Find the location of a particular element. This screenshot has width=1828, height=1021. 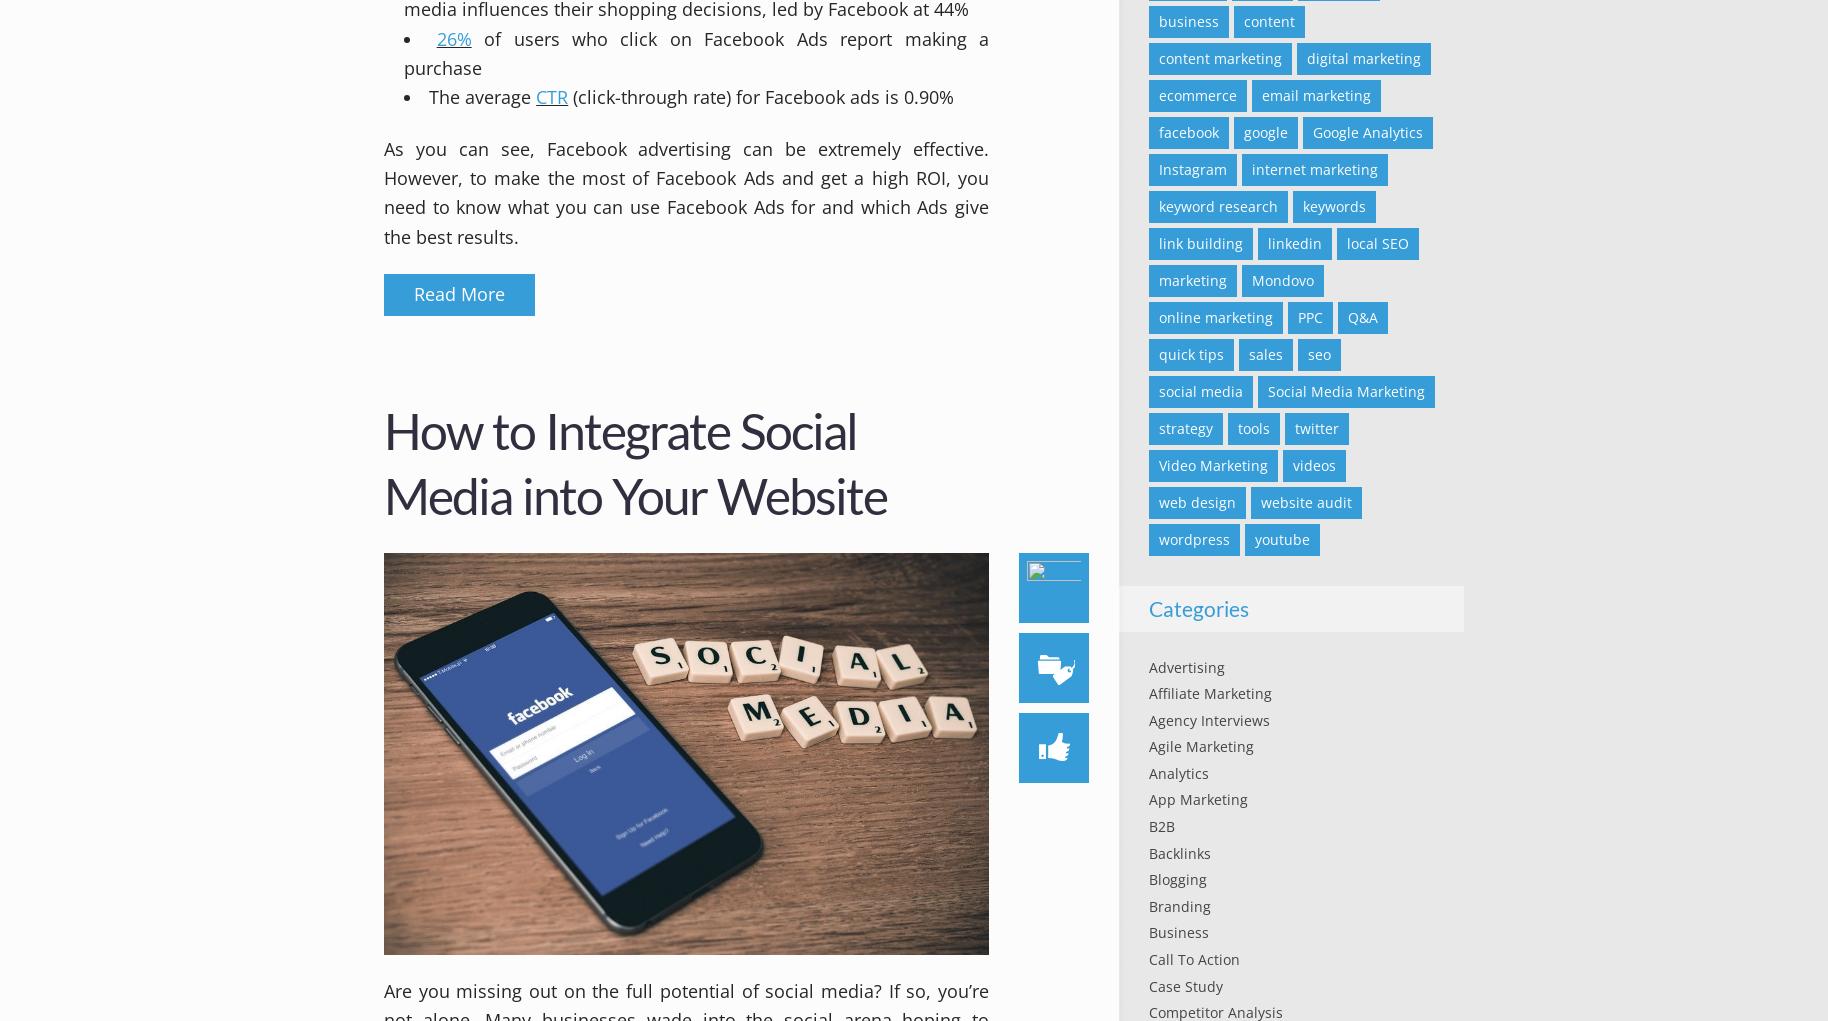

'Analytics' is located at coordinates (1178, 772).